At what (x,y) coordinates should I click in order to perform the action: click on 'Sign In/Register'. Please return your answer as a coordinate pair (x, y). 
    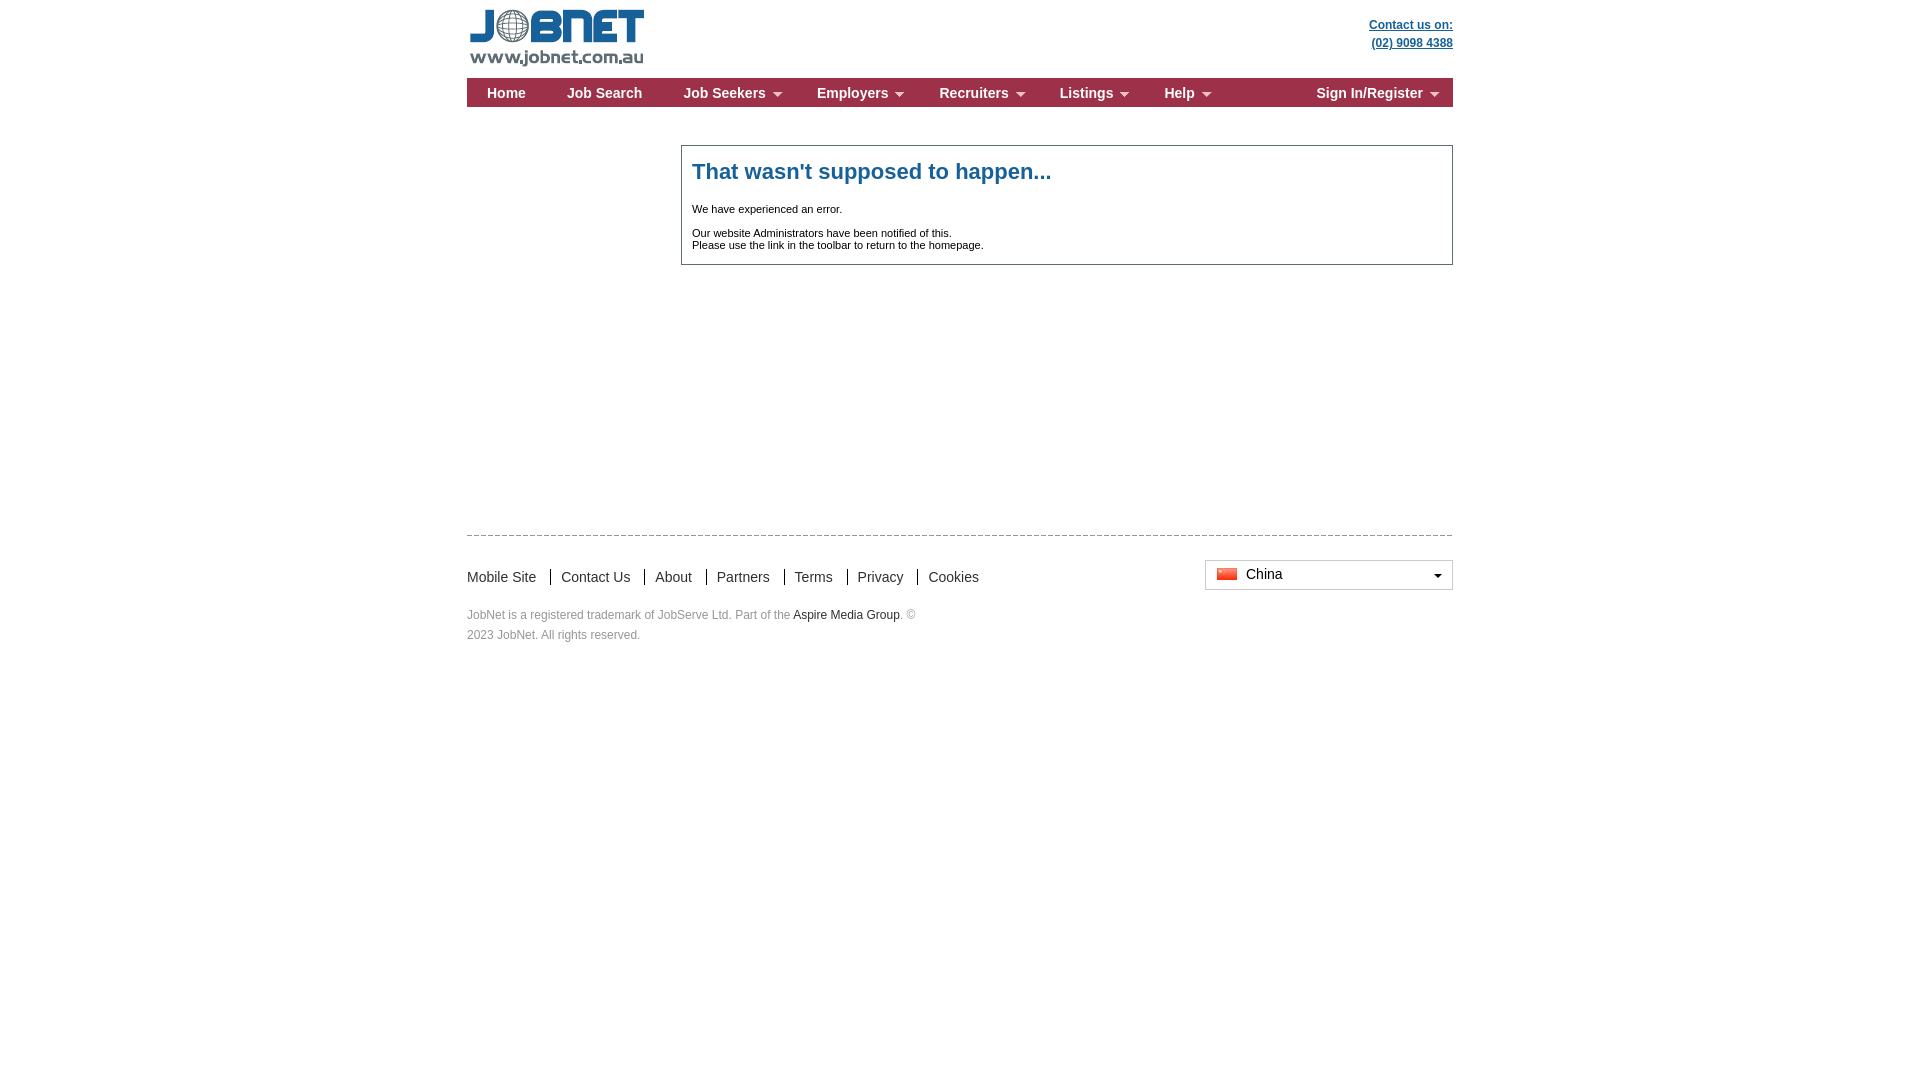
    Looking at the image, I should click on (1373, 92).